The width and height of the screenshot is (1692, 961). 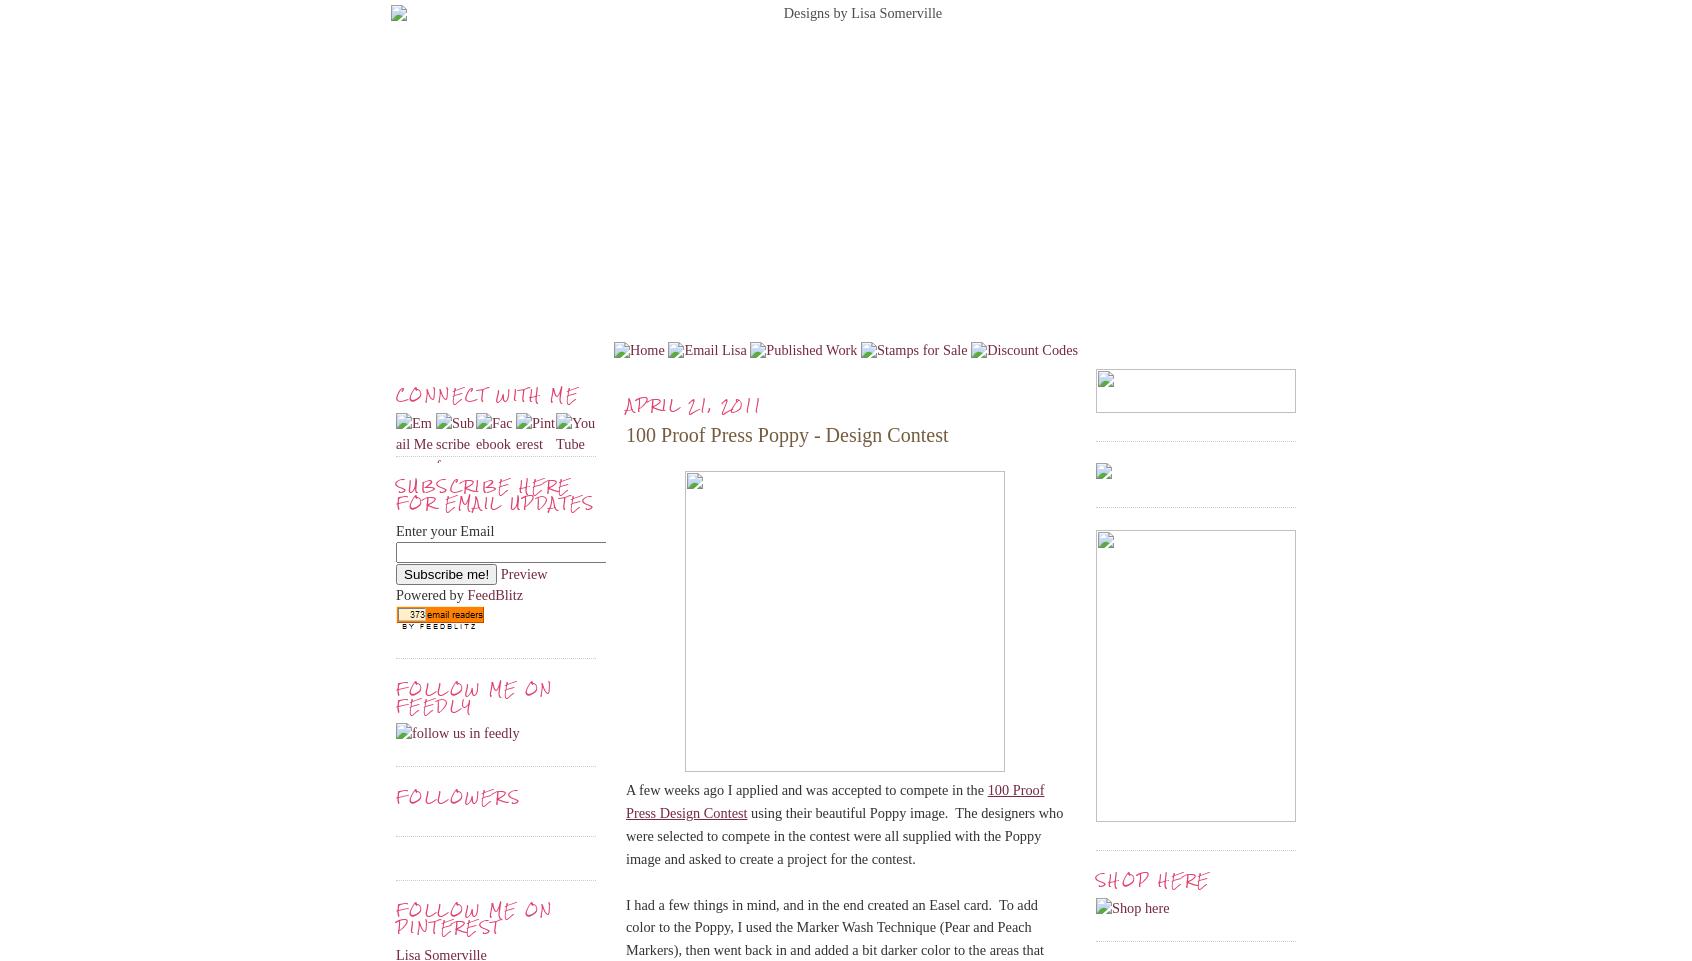 I want to click on 'Enter your Email', so click(x=395, y=529).